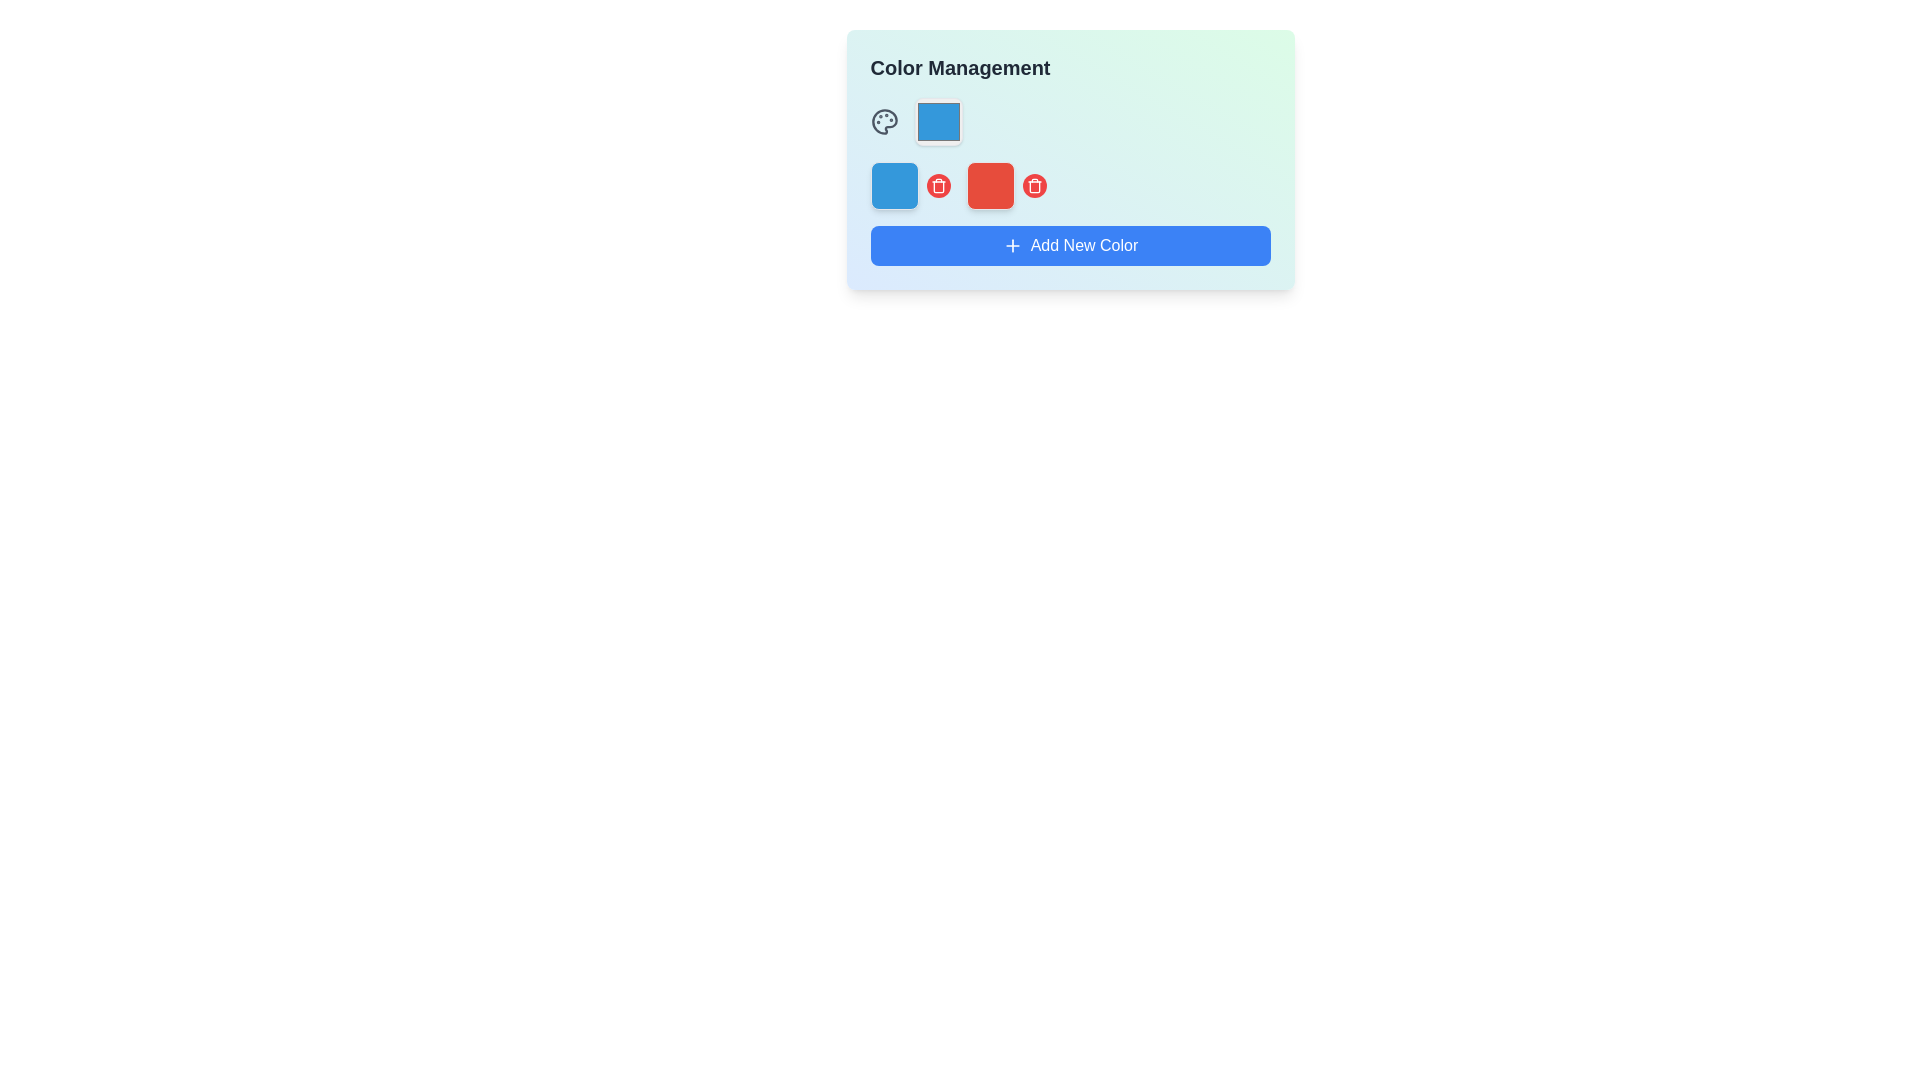 This screenshot has width=1920, height=1080. I want to click on the color palette tool icon located in the top-left corner of the 'Color Management' content card, which is positioned above a blue square icon and to the left of an empty square frame, so click(883, 122).